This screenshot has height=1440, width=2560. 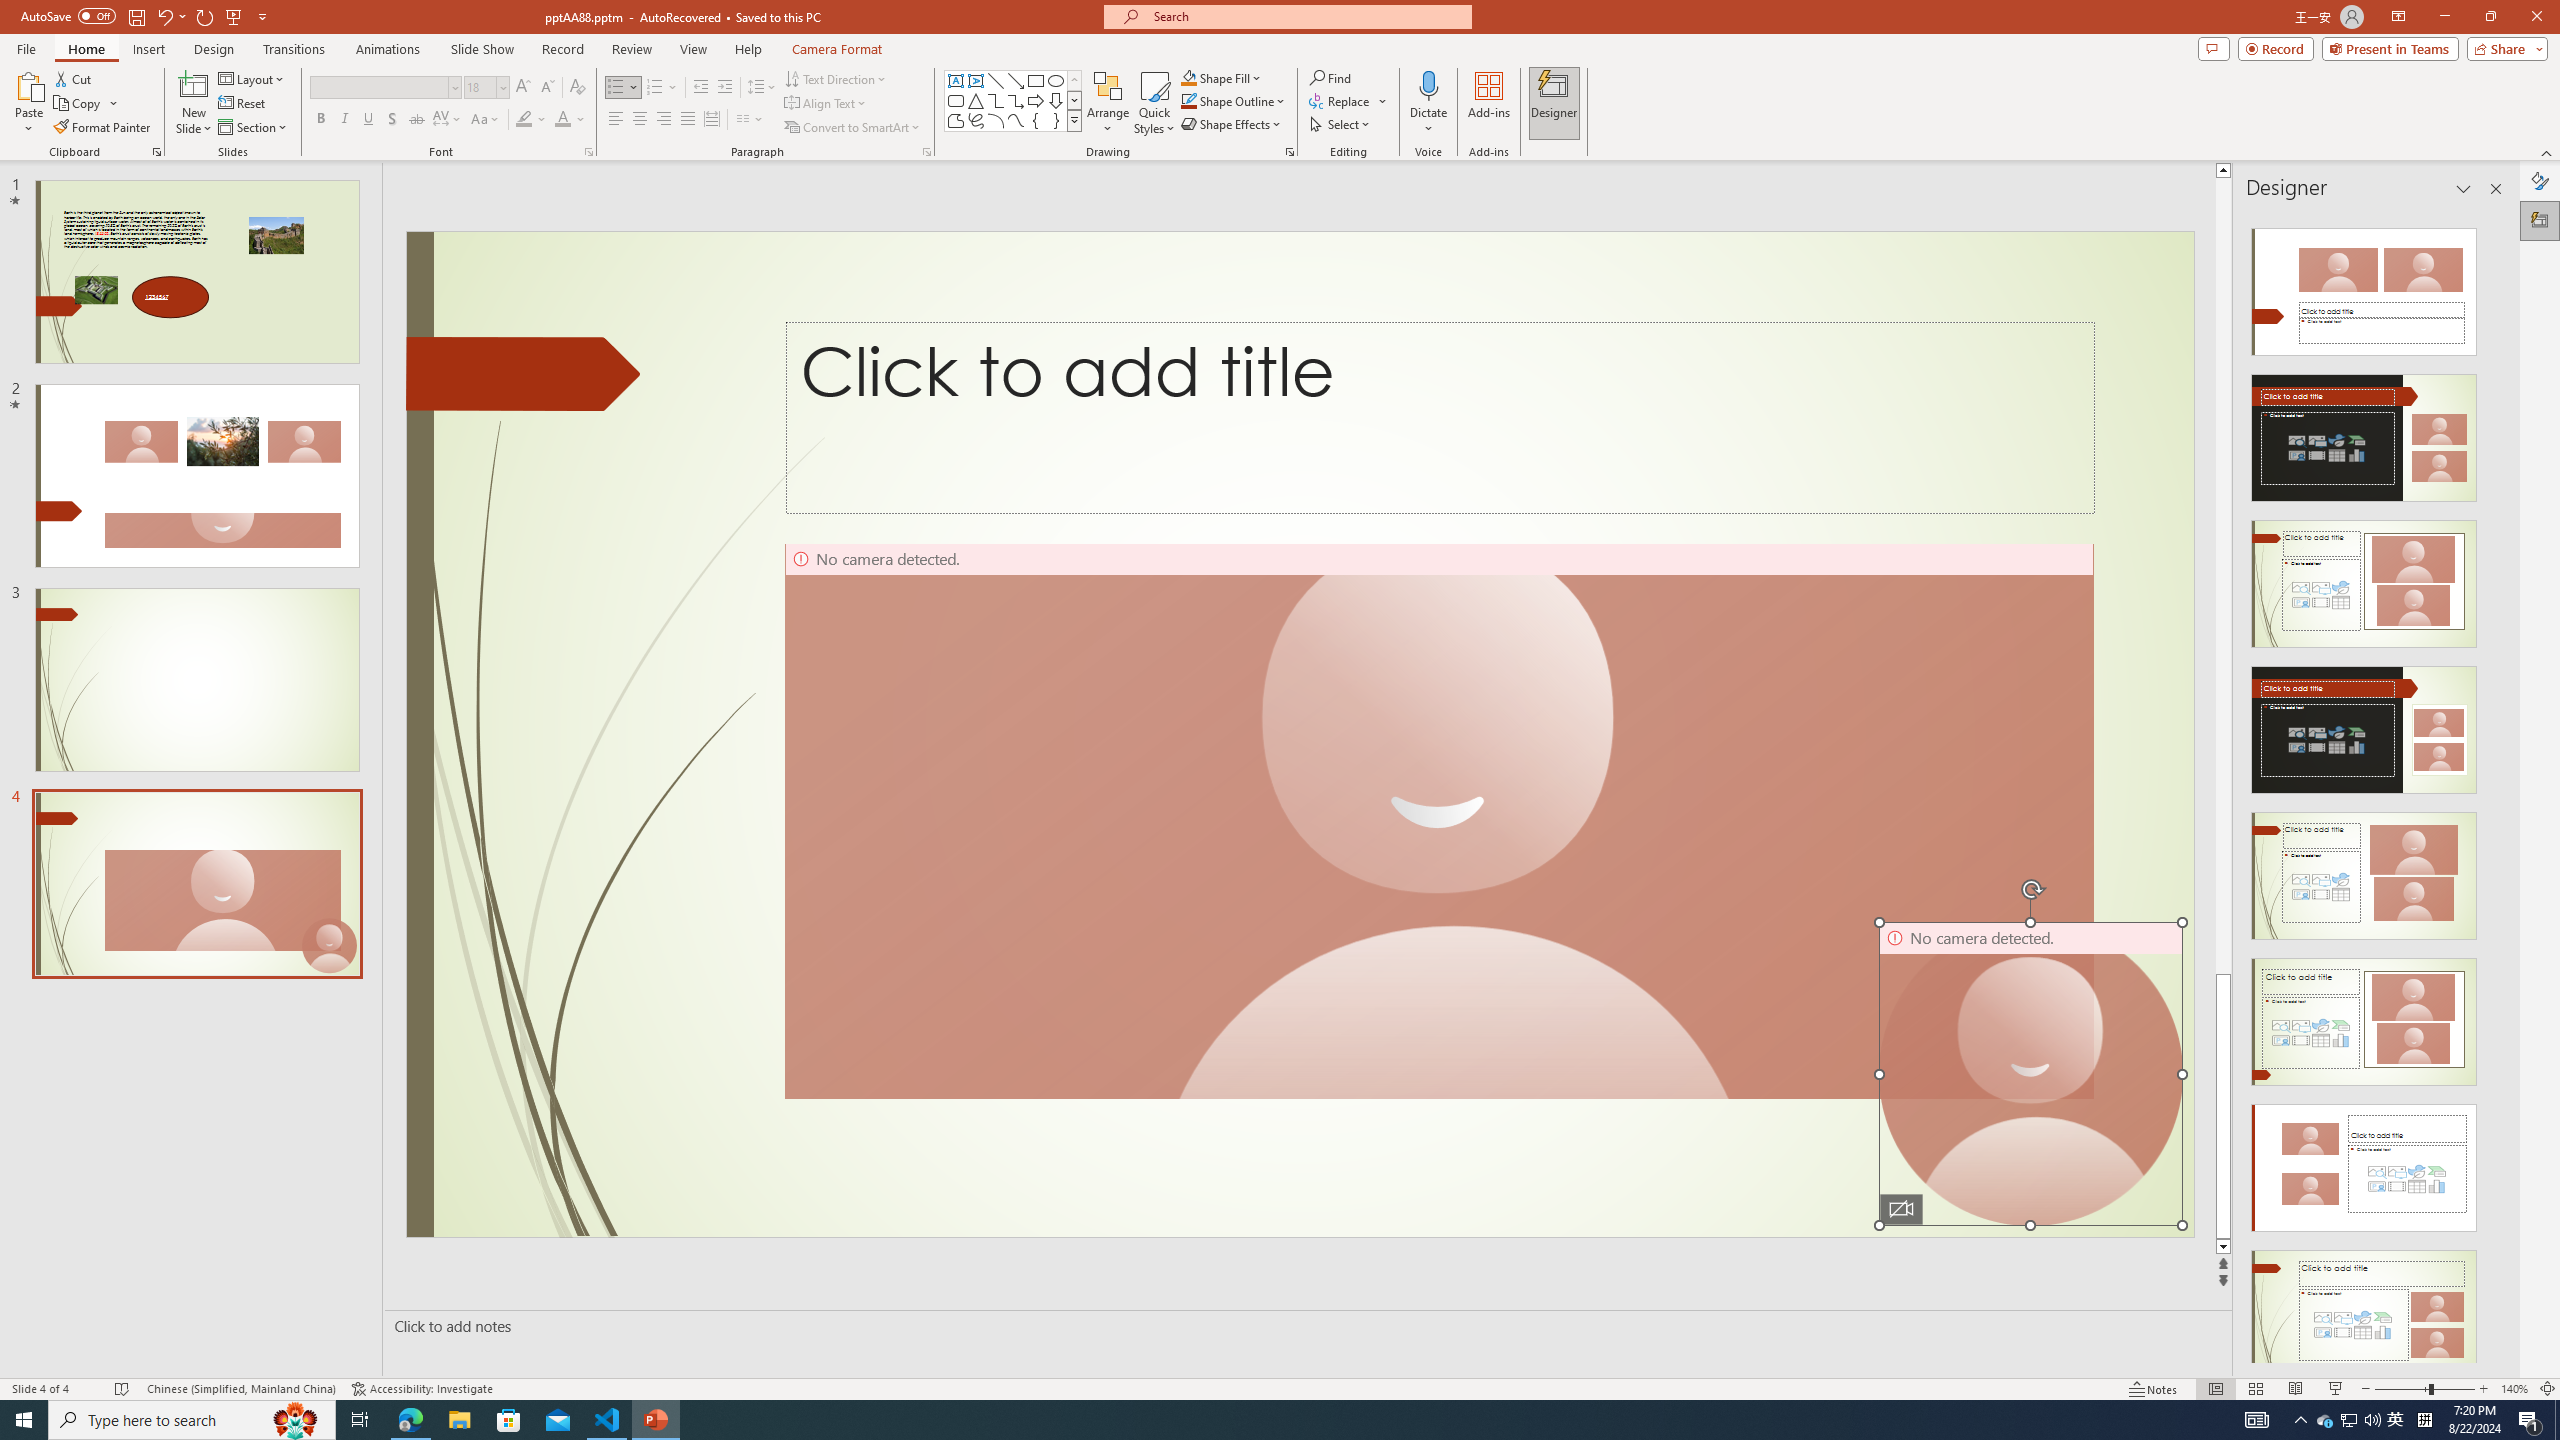 What do you see at coordinates (1222, 77) in the screenshot?
I see `'Shape Fill'` at bounding box center [1222, 77].